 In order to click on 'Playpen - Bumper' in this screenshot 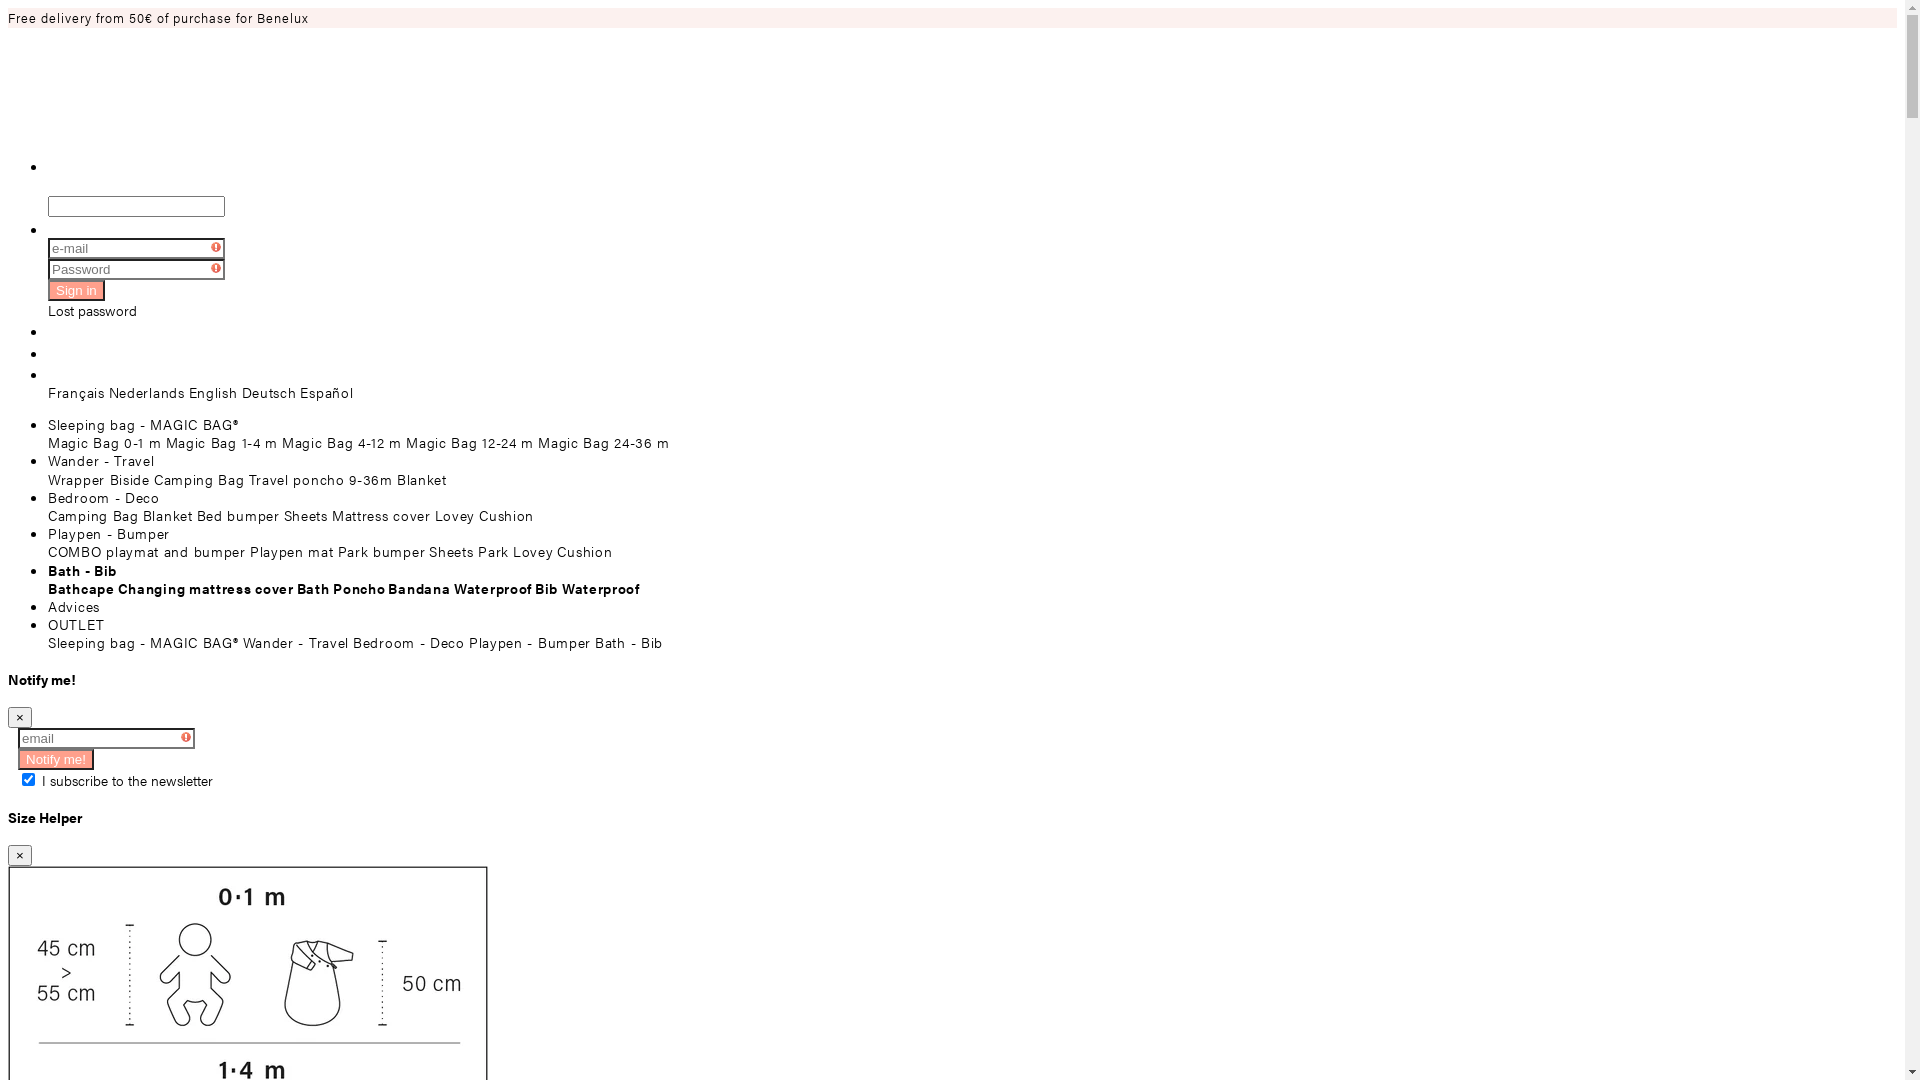, I will do `click(108, 531)`.